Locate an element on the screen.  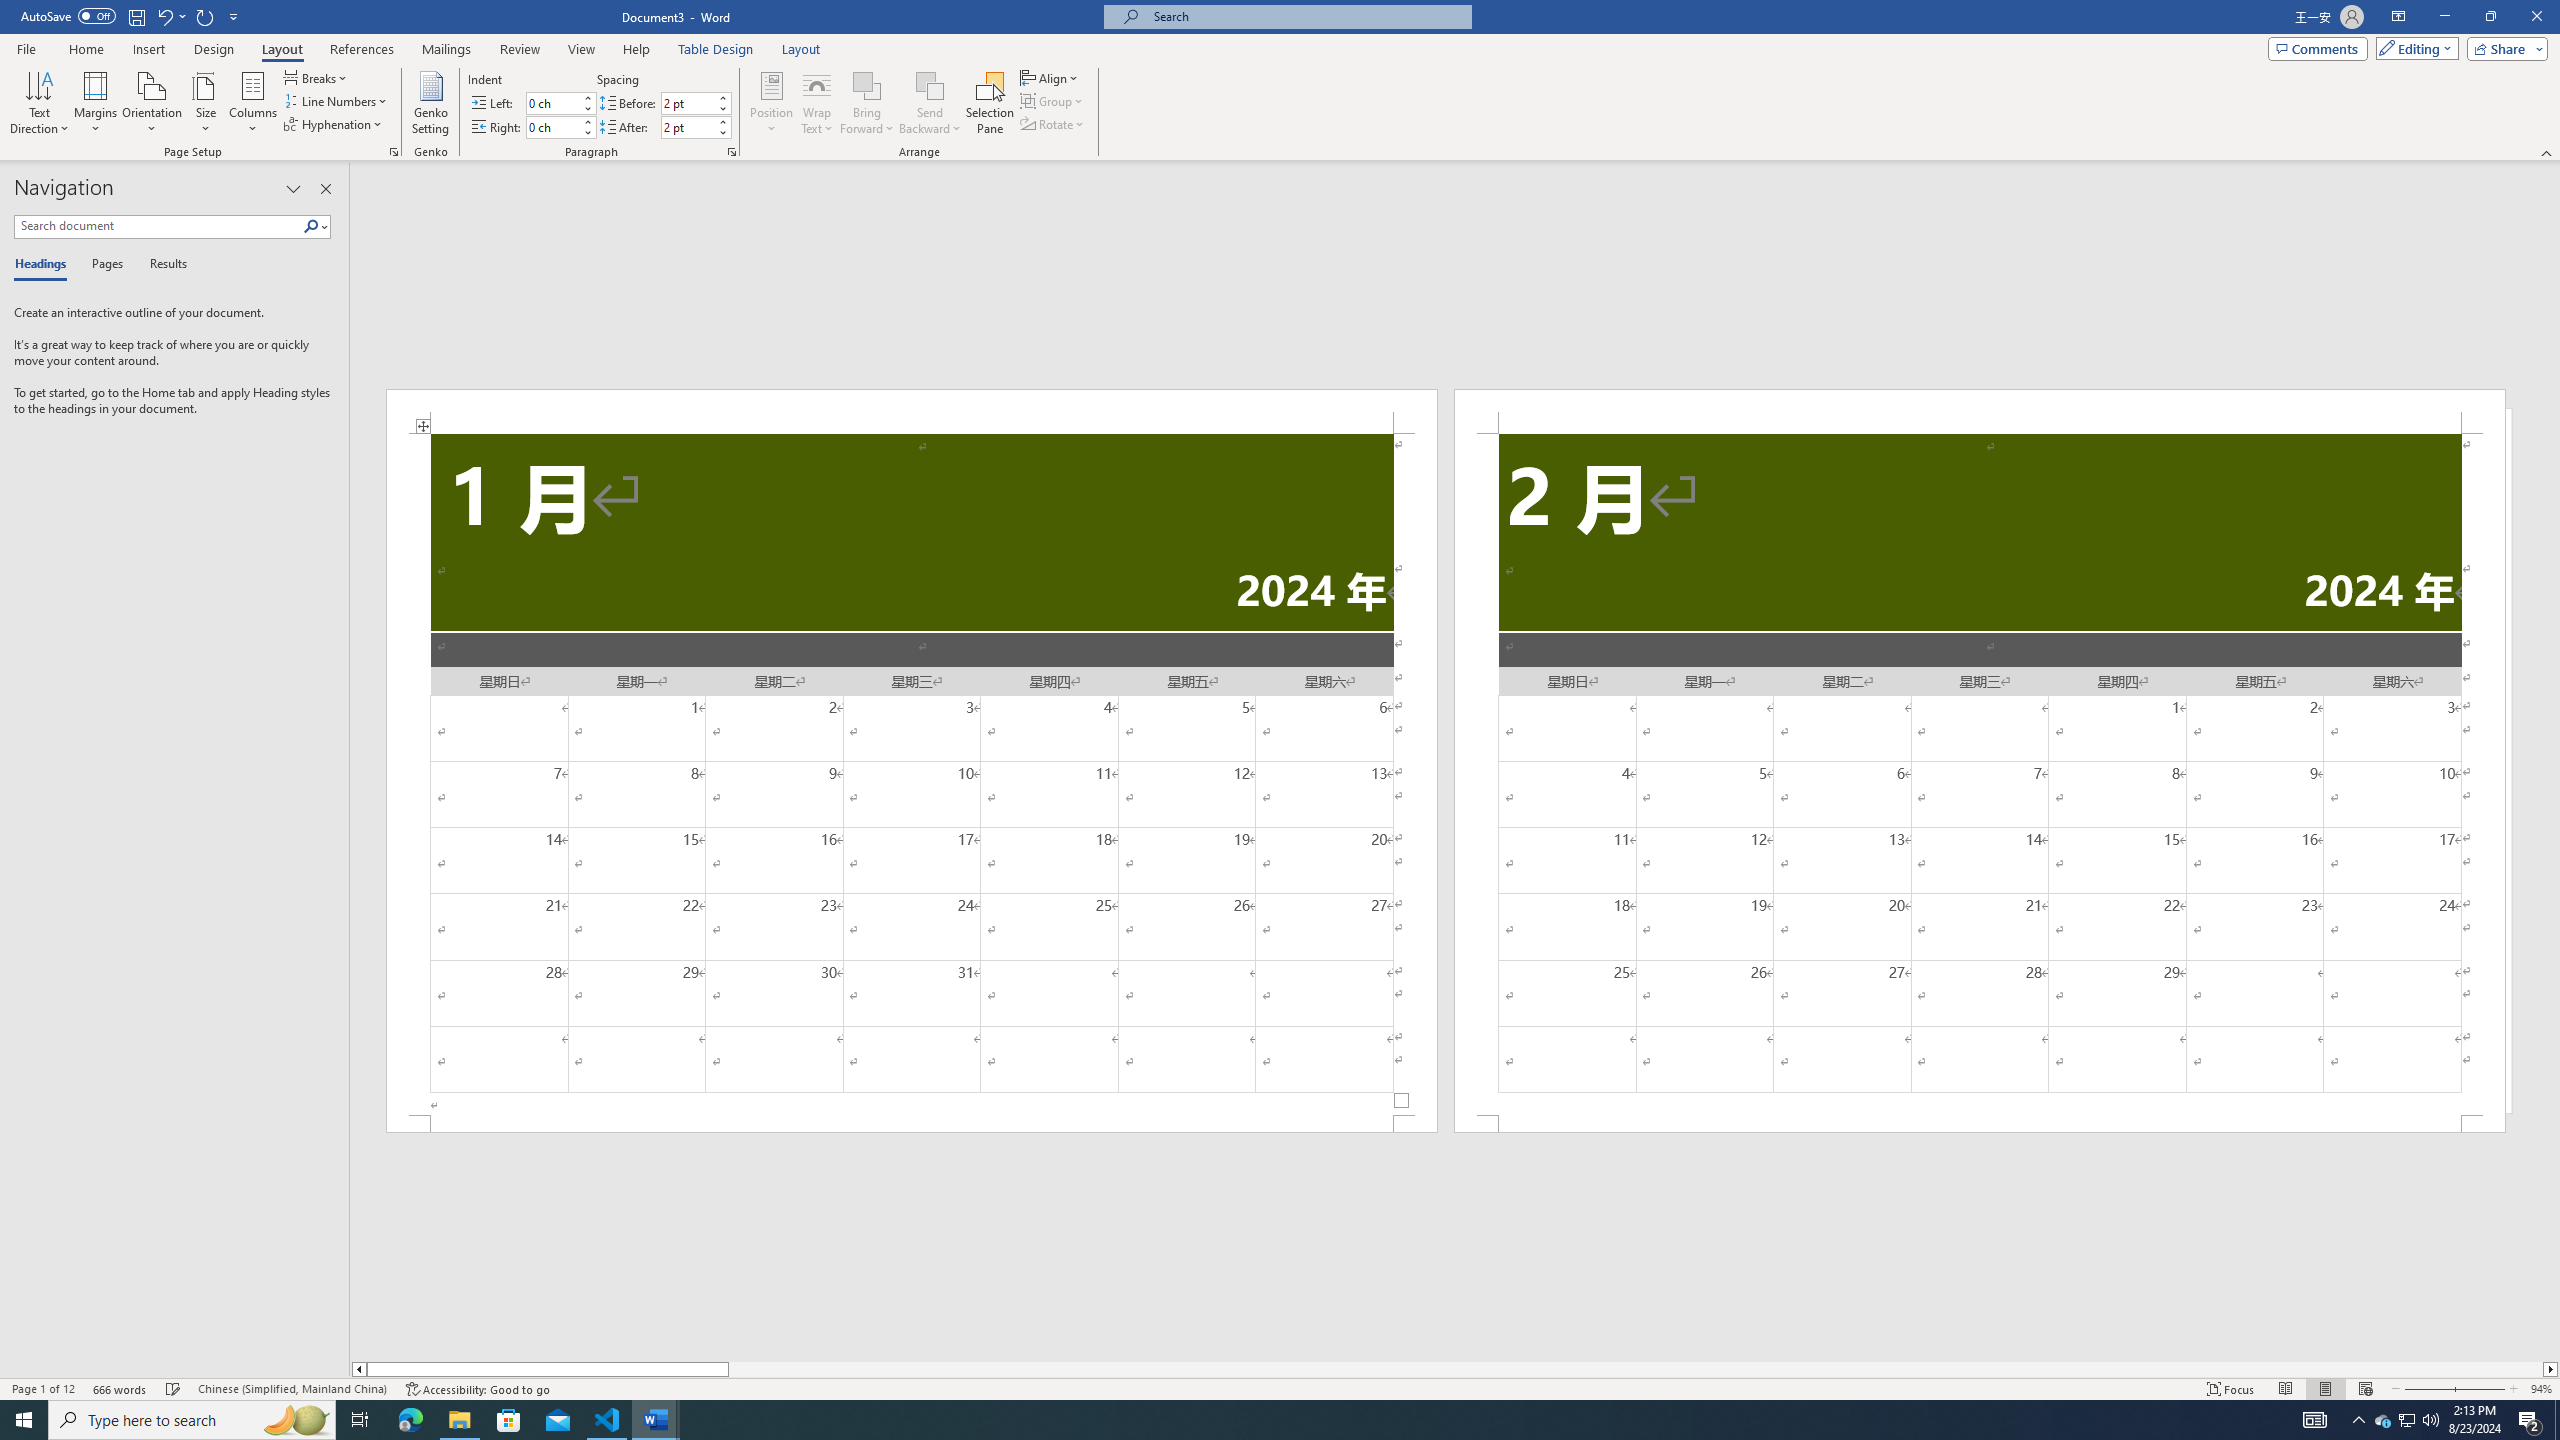
'Spacing After' is located at coordinates (688, 126).